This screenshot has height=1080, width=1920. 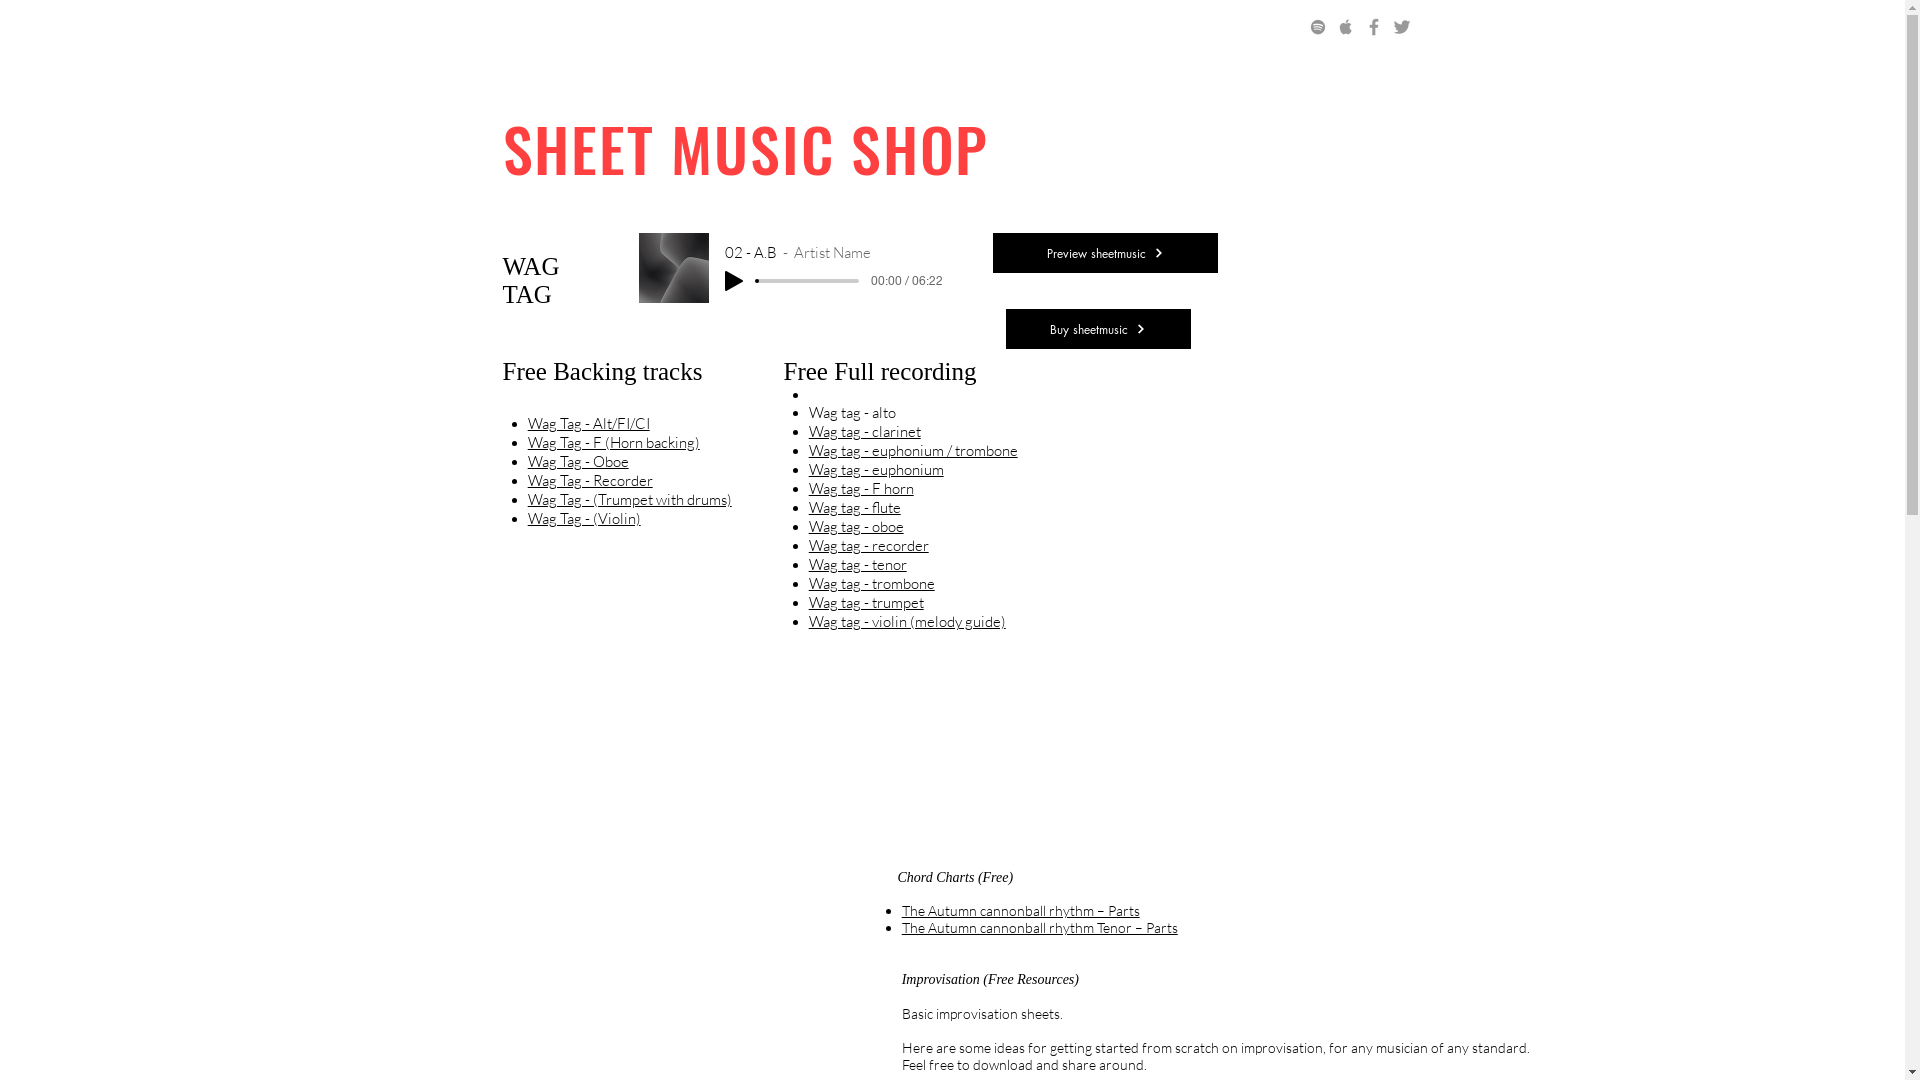 I want to click on 'Wag tag - violin (melody guide)', so click(x=906, y=620).